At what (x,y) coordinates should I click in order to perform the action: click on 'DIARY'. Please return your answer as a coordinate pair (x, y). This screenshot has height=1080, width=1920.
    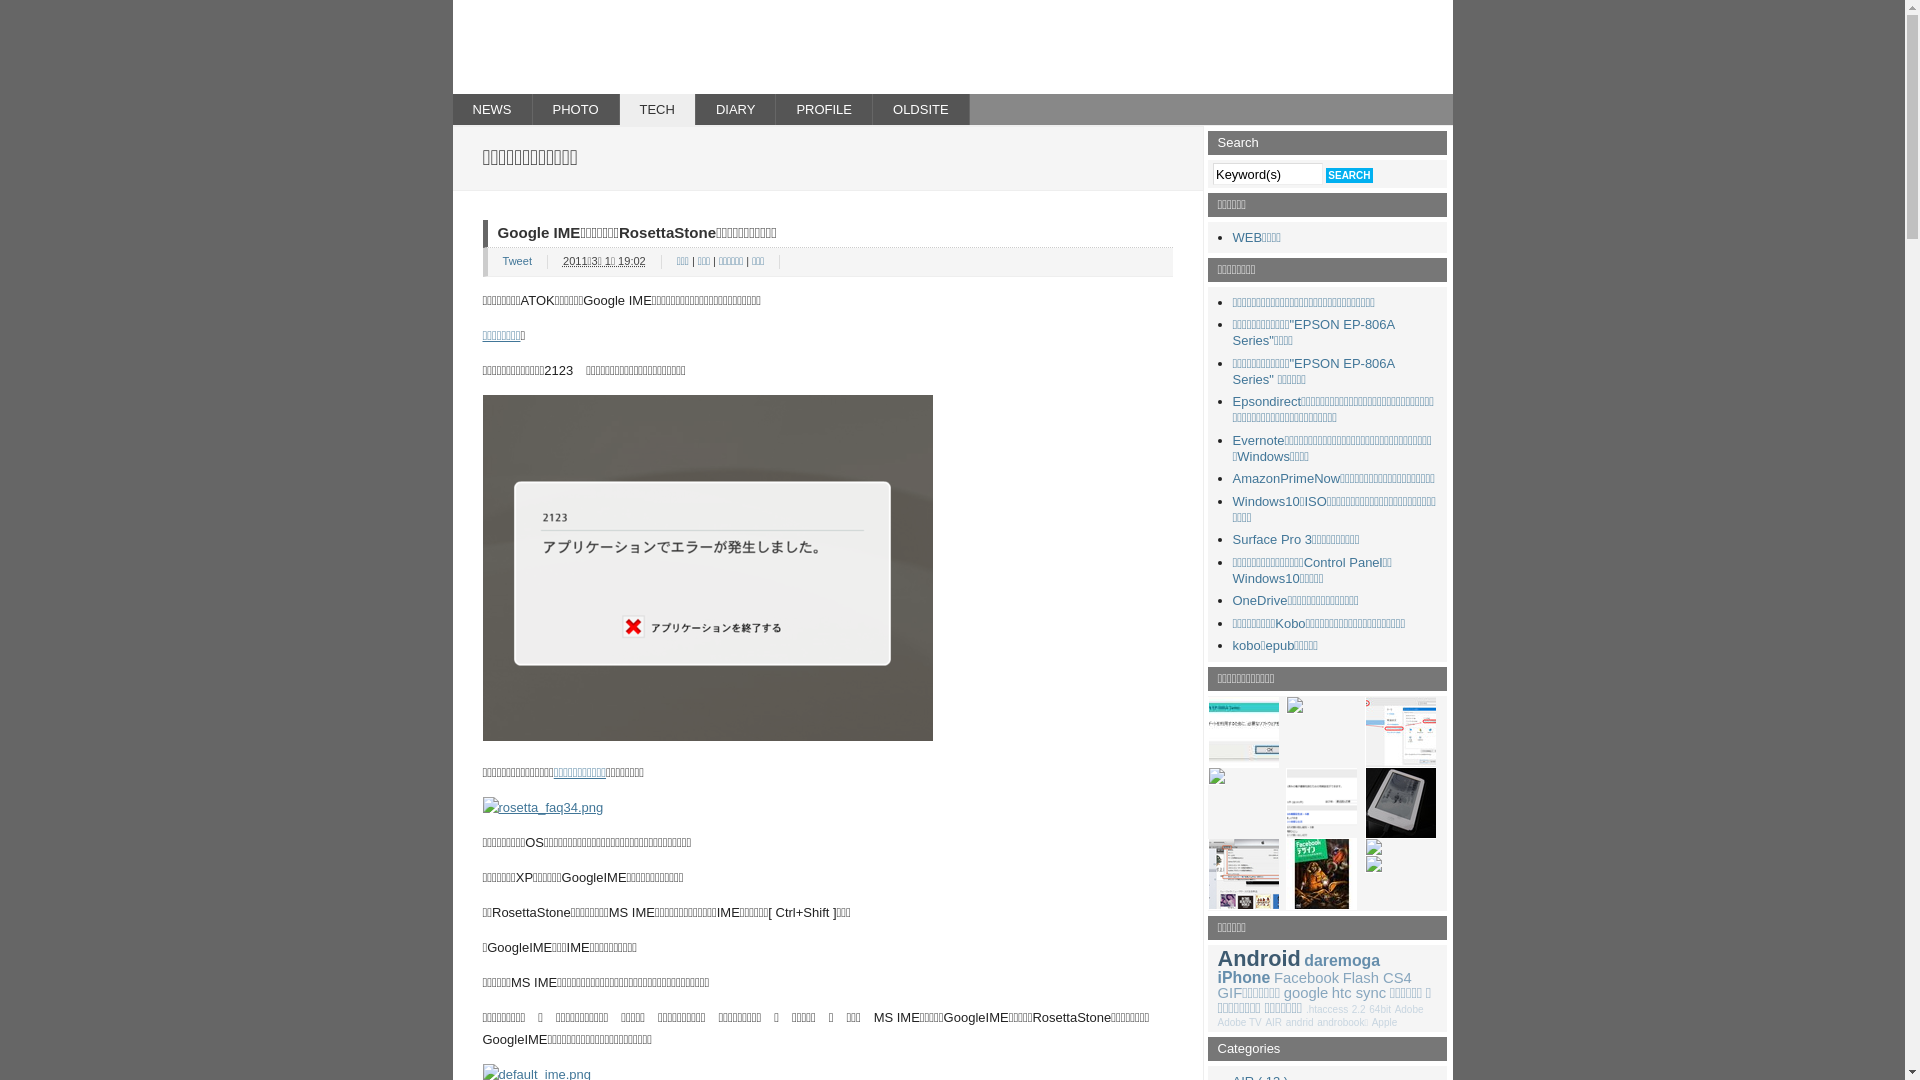
    Looking at the image, I should click on (735, 109).